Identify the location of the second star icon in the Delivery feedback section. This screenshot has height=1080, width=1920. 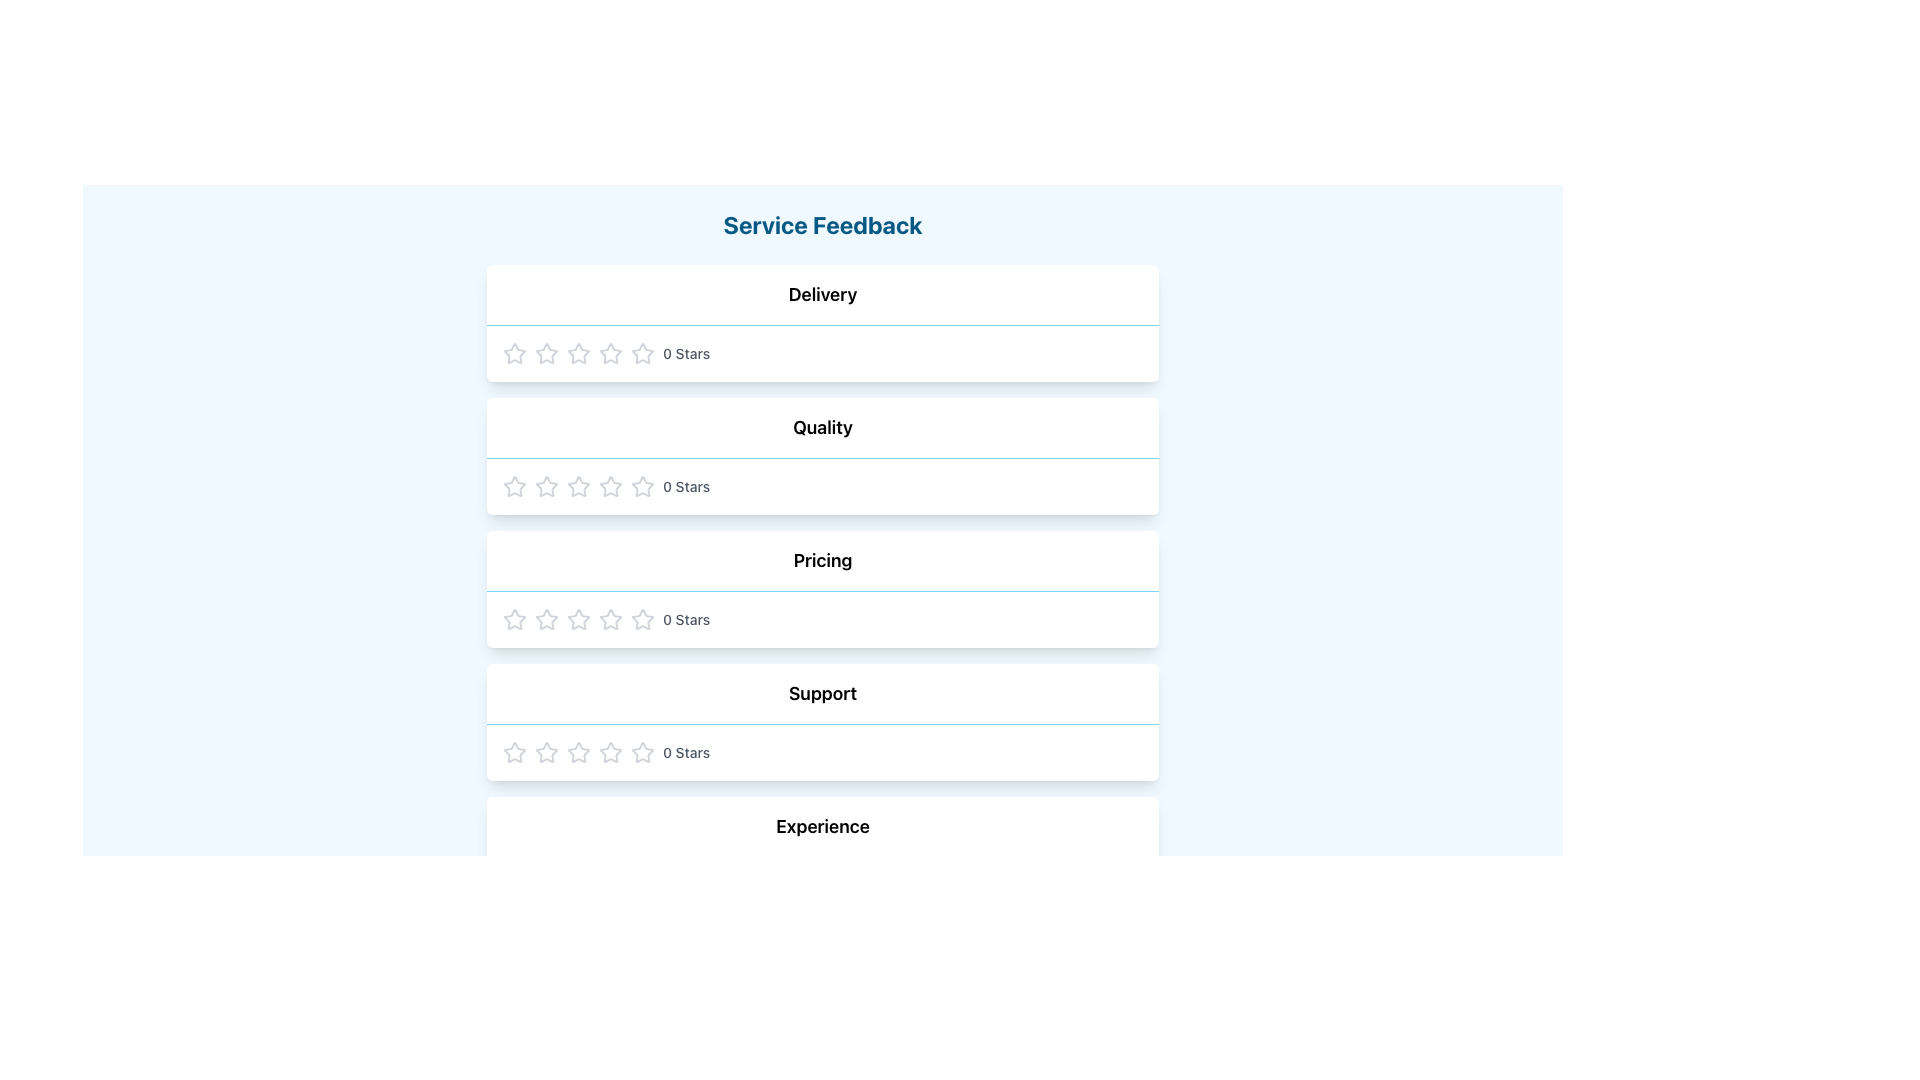
(576, 352).